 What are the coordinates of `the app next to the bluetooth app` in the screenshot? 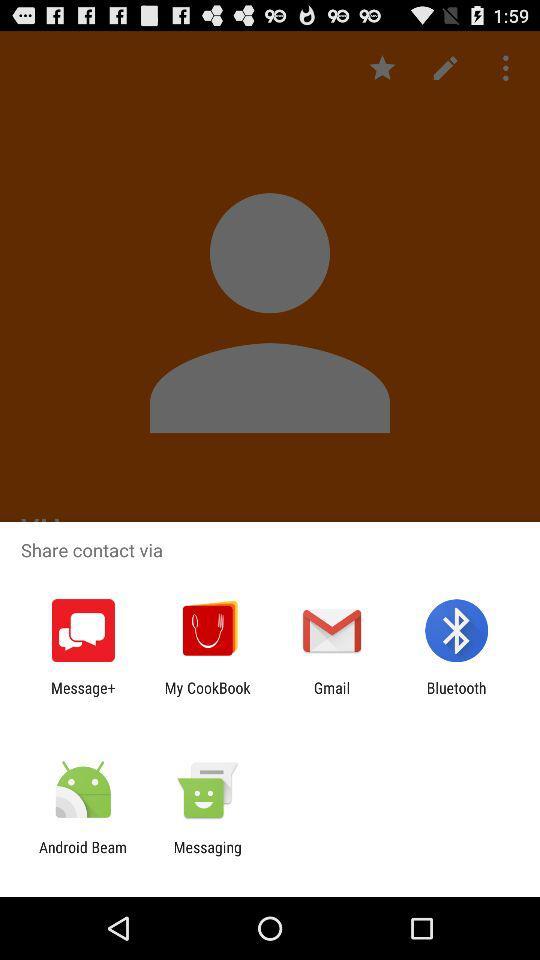 It's located at (332, 696).